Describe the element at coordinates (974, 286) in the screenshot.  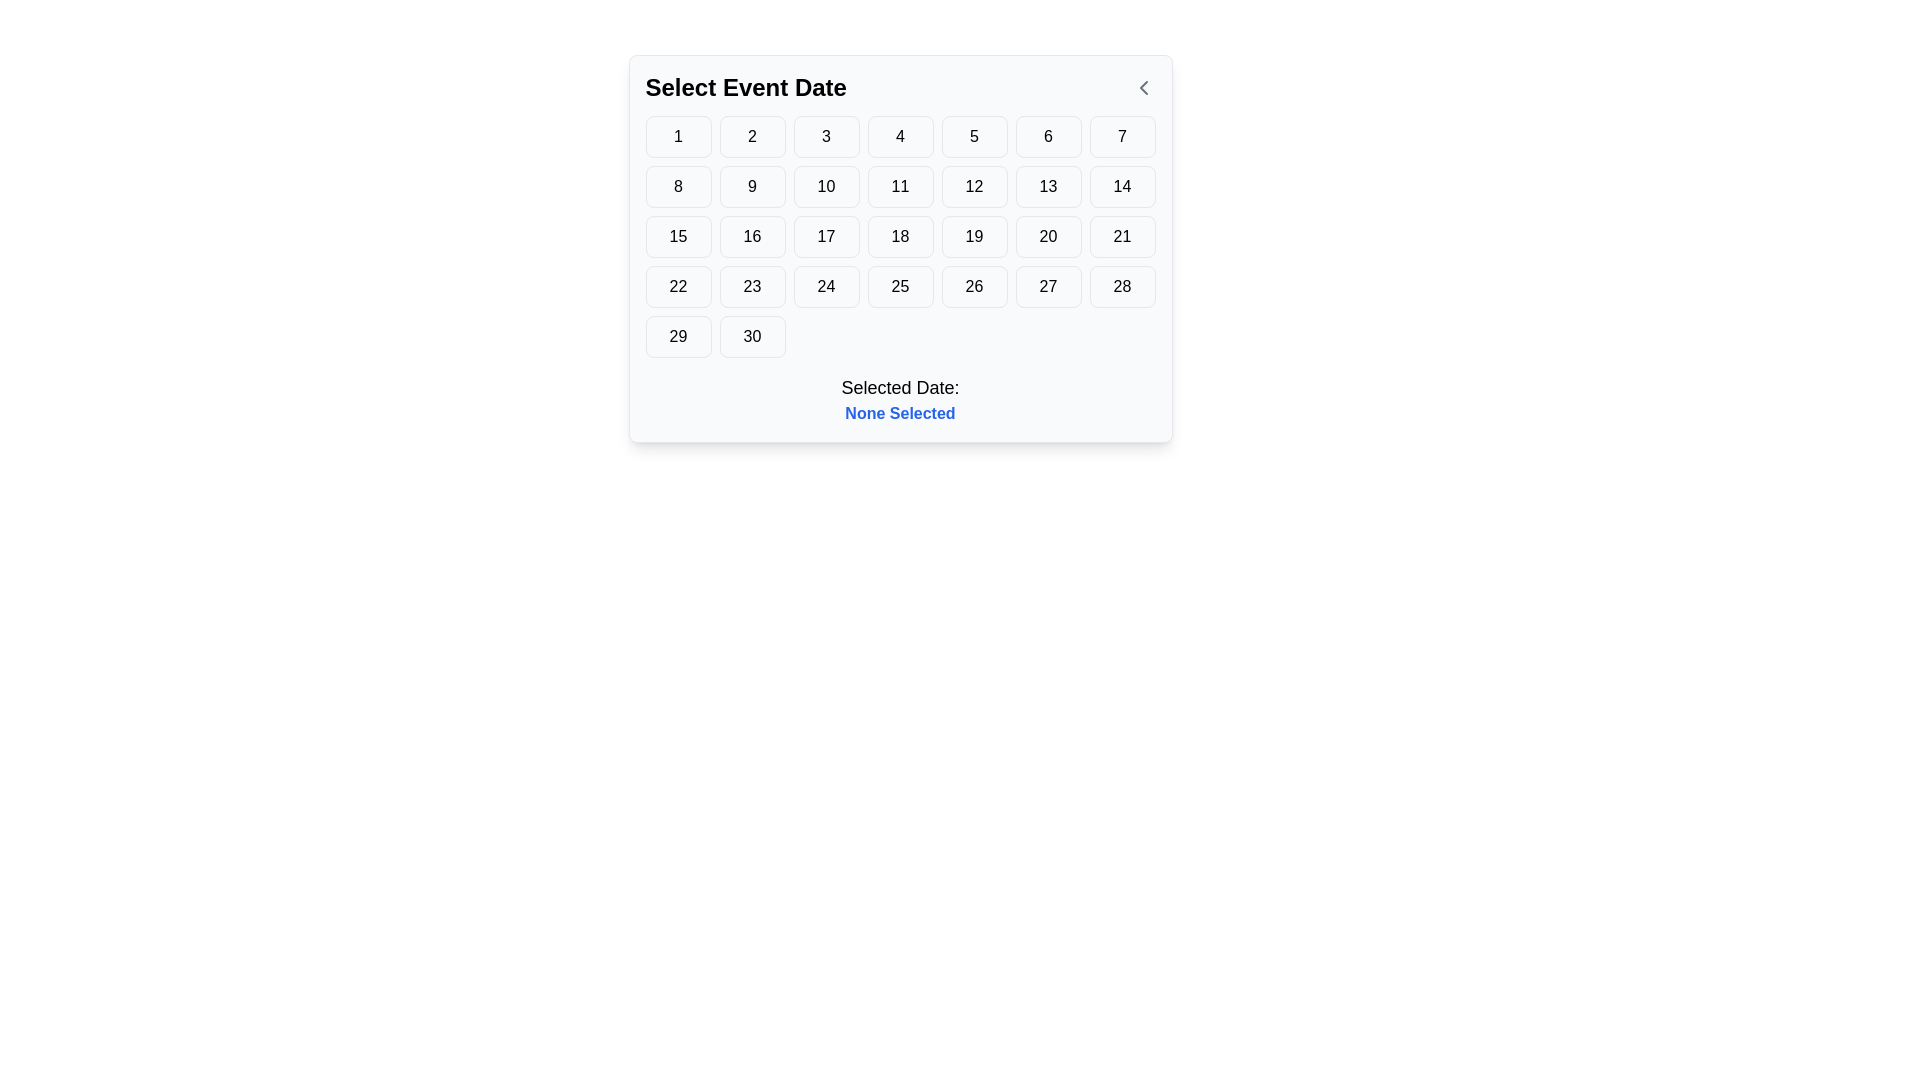
I see `the rectangular button with rounded corners containing the number '26' in bold, black text` at that location.